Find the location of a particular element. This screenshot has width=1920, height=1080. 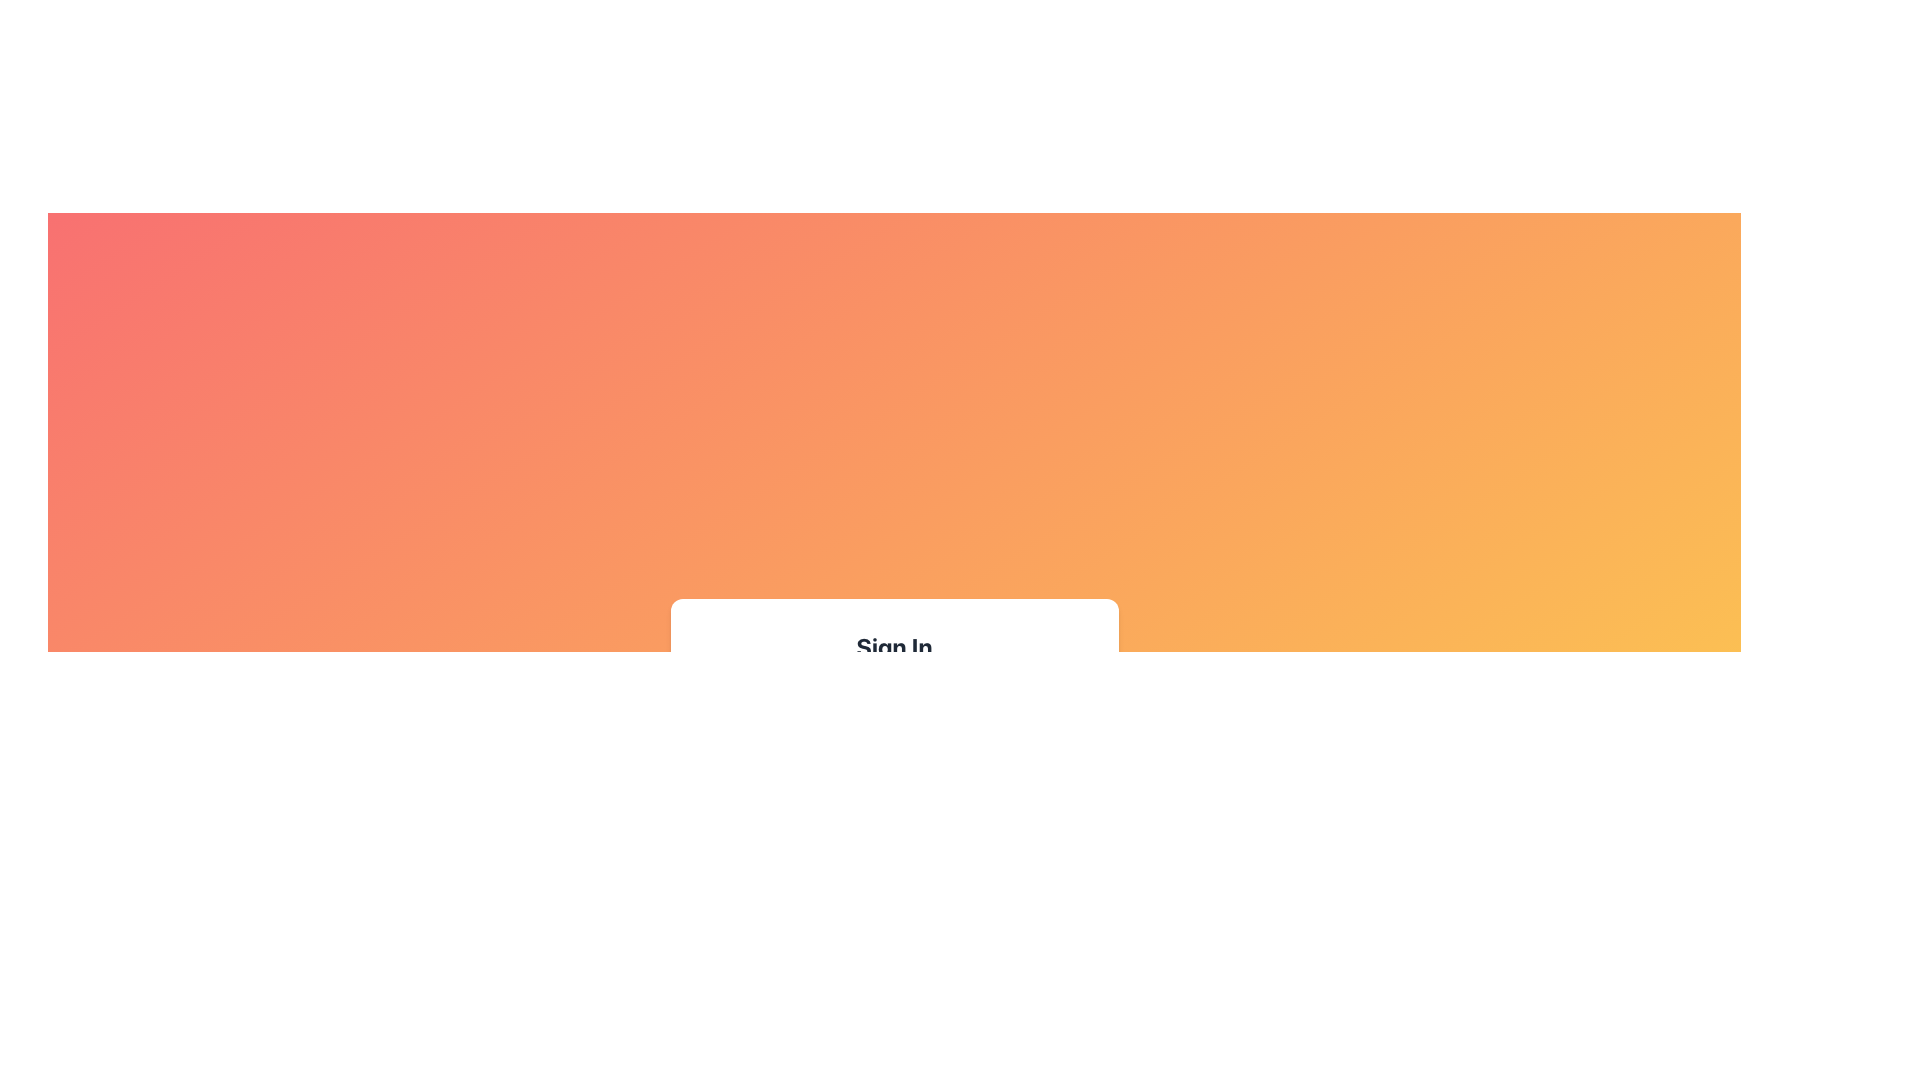

the Text header located at the top of the white, rounded box, which indicates the primary action or feature of the form or section is located at coordinates (893, 647).